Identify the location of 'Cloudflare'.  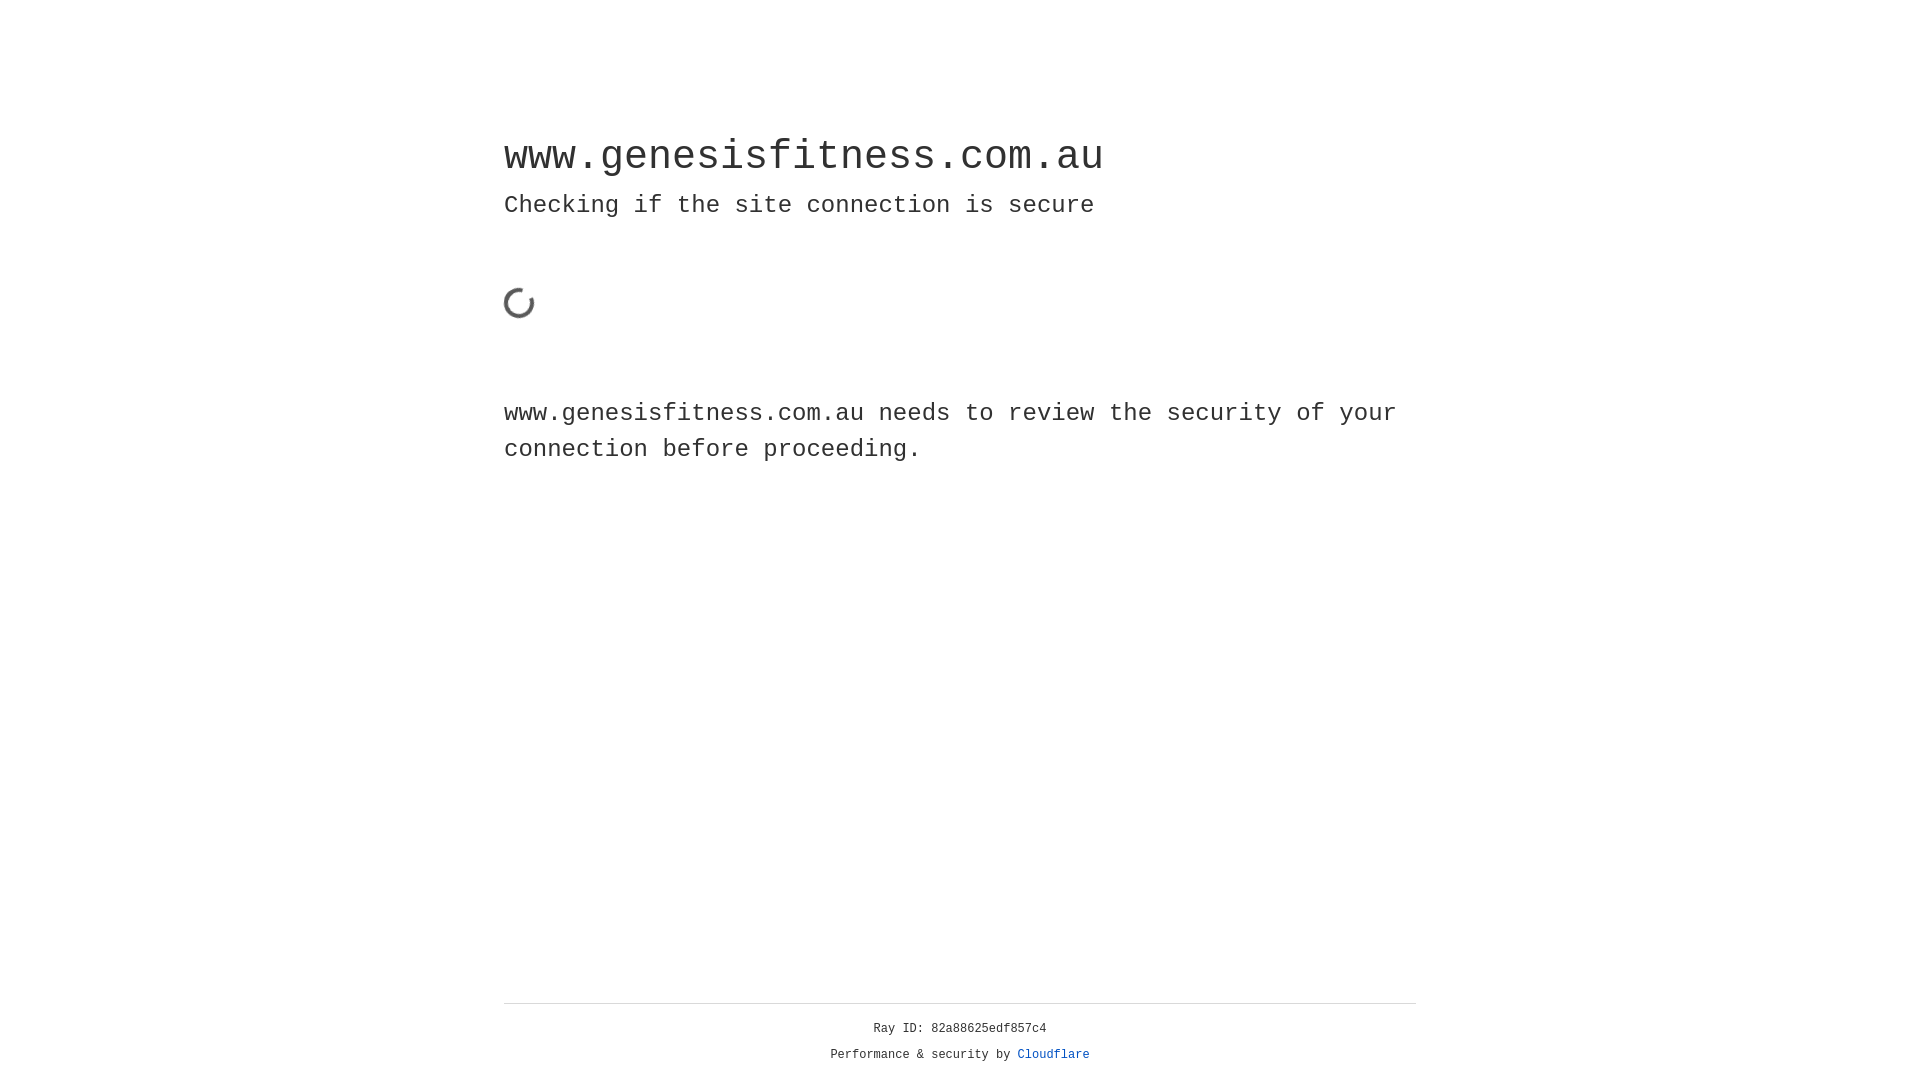
(1017, 1054).